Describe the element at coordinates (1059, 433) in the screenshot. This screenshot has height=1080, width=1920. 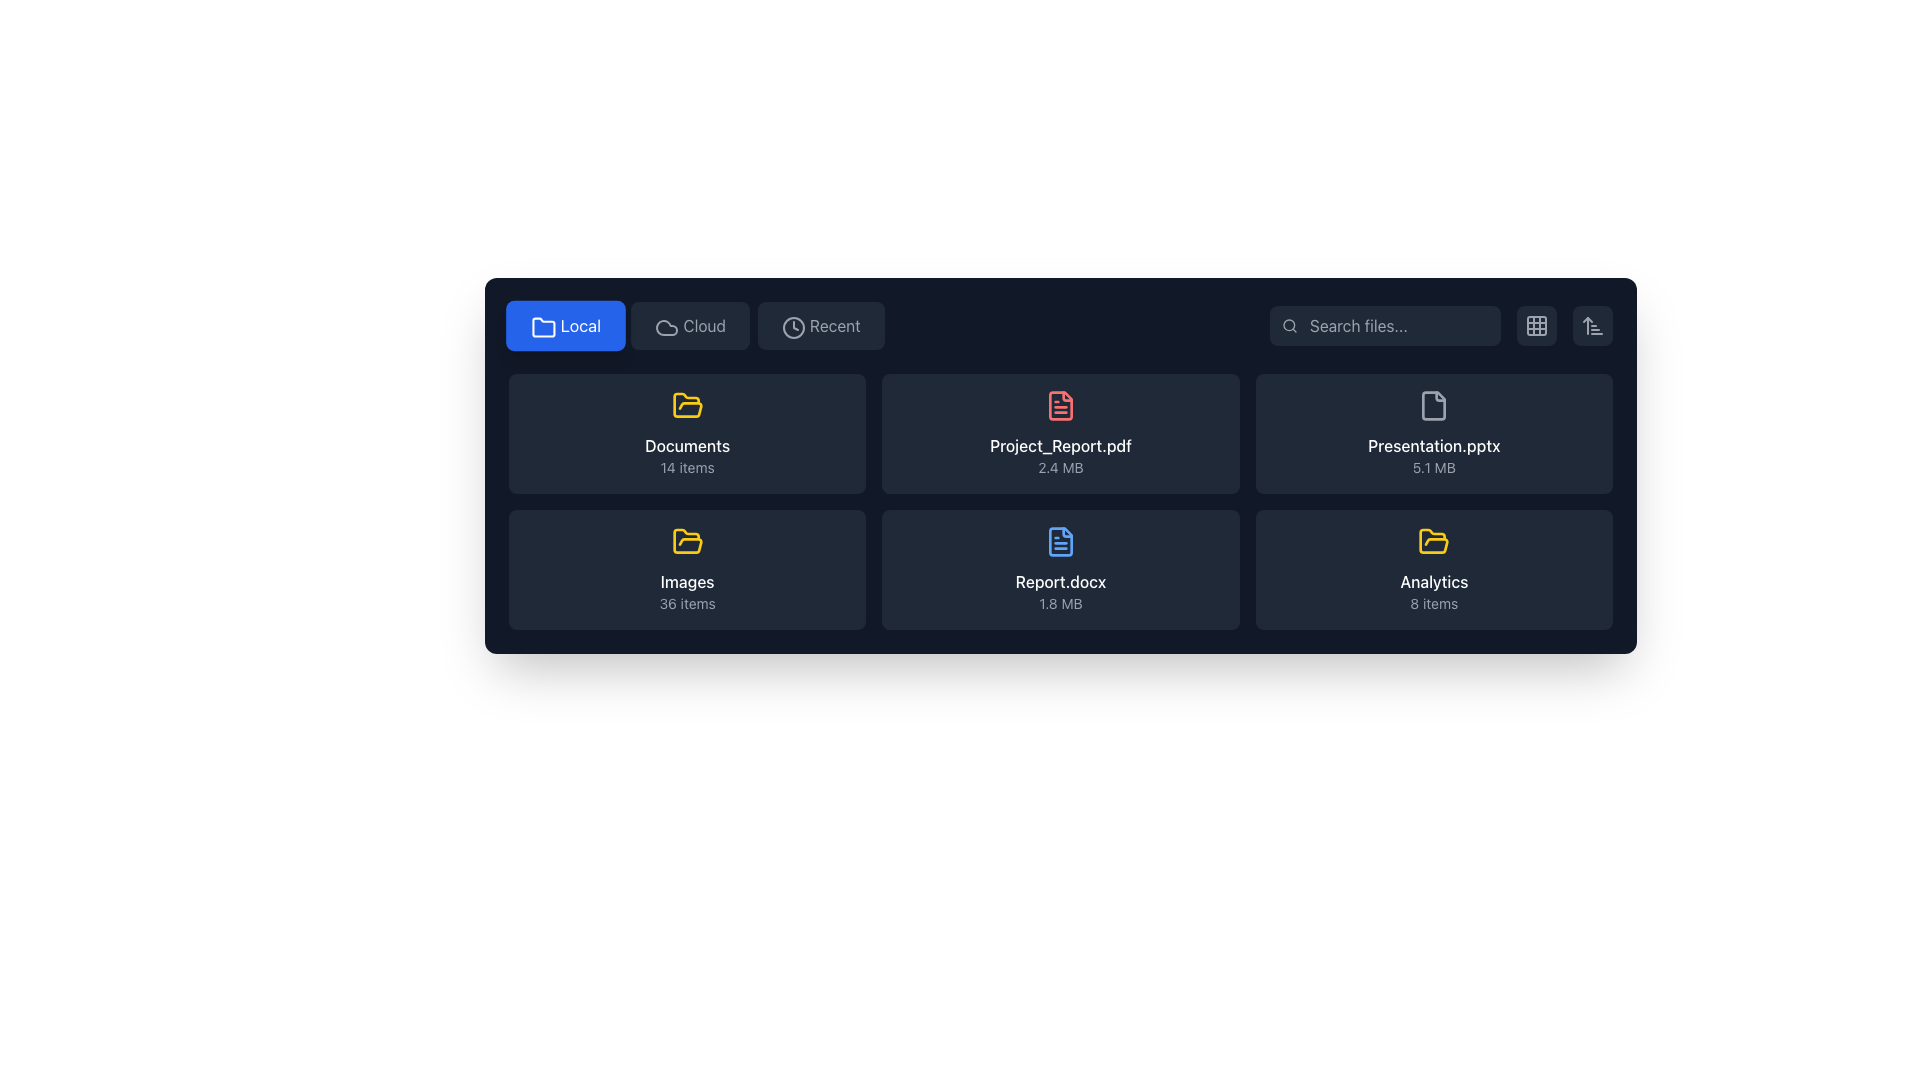
I see `the 'Project_Report.pdf' file card located centrally in the second row of the grid` at that location.